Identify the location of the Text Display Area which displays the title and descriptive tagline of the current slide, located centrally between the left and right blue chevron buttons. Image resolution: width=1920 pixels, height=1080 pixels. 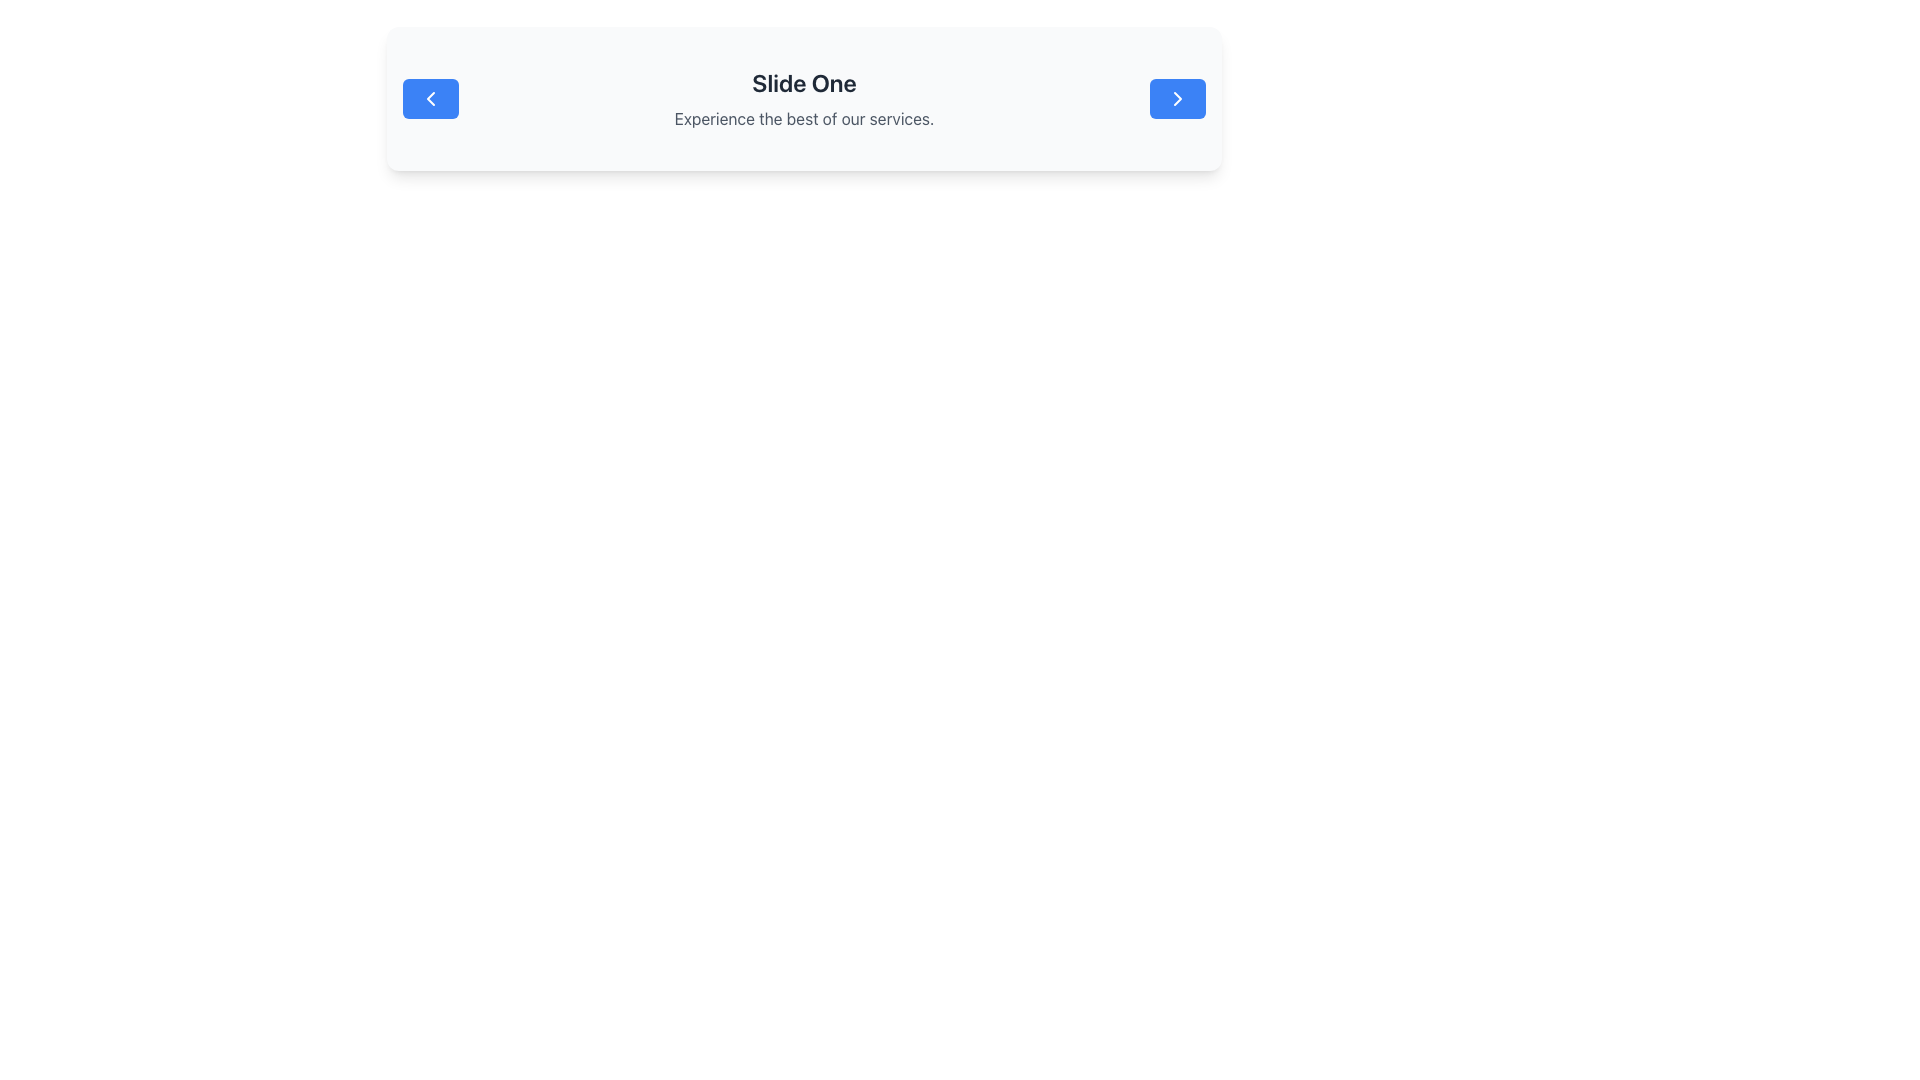
(804, 99).